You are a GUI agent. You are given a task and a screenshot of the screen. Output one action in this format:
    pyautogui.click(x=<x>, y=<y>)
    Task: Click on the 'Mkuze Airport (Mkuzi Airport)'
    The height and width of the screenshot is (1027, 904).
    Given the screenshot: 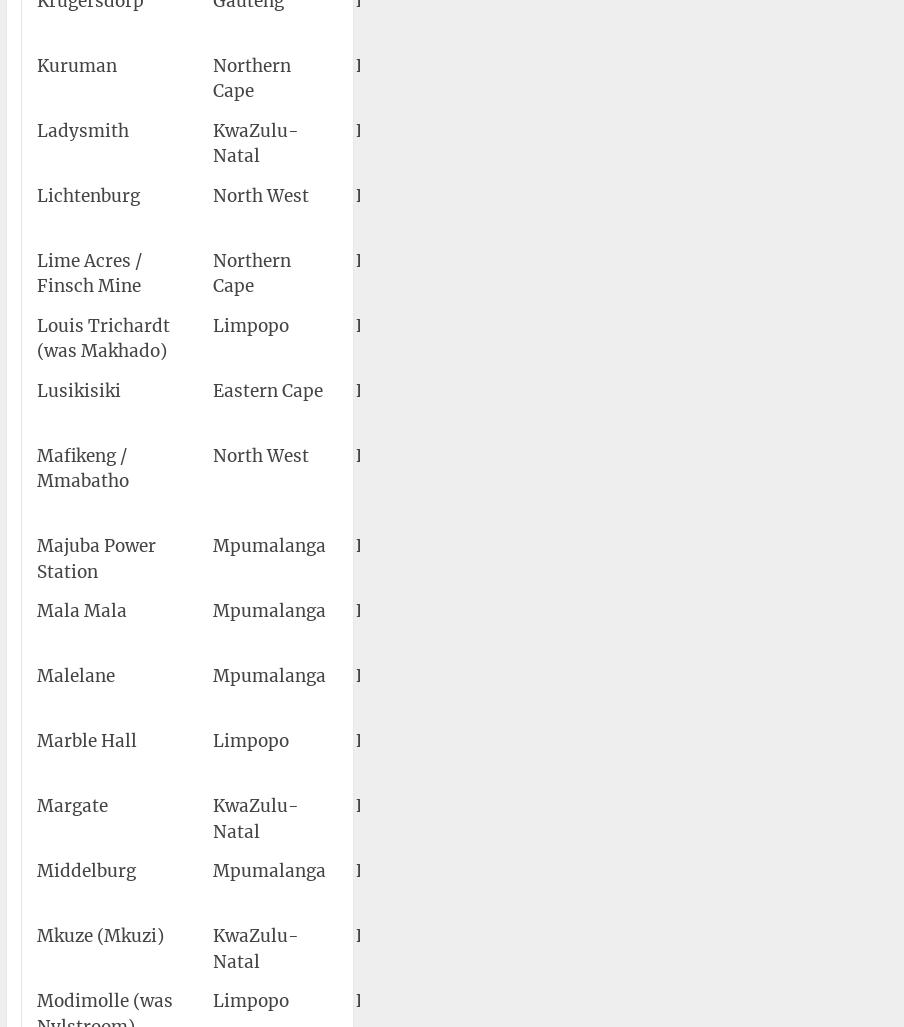 What is the action you would take?
    pyautogui.click(x=582, y=948)
    